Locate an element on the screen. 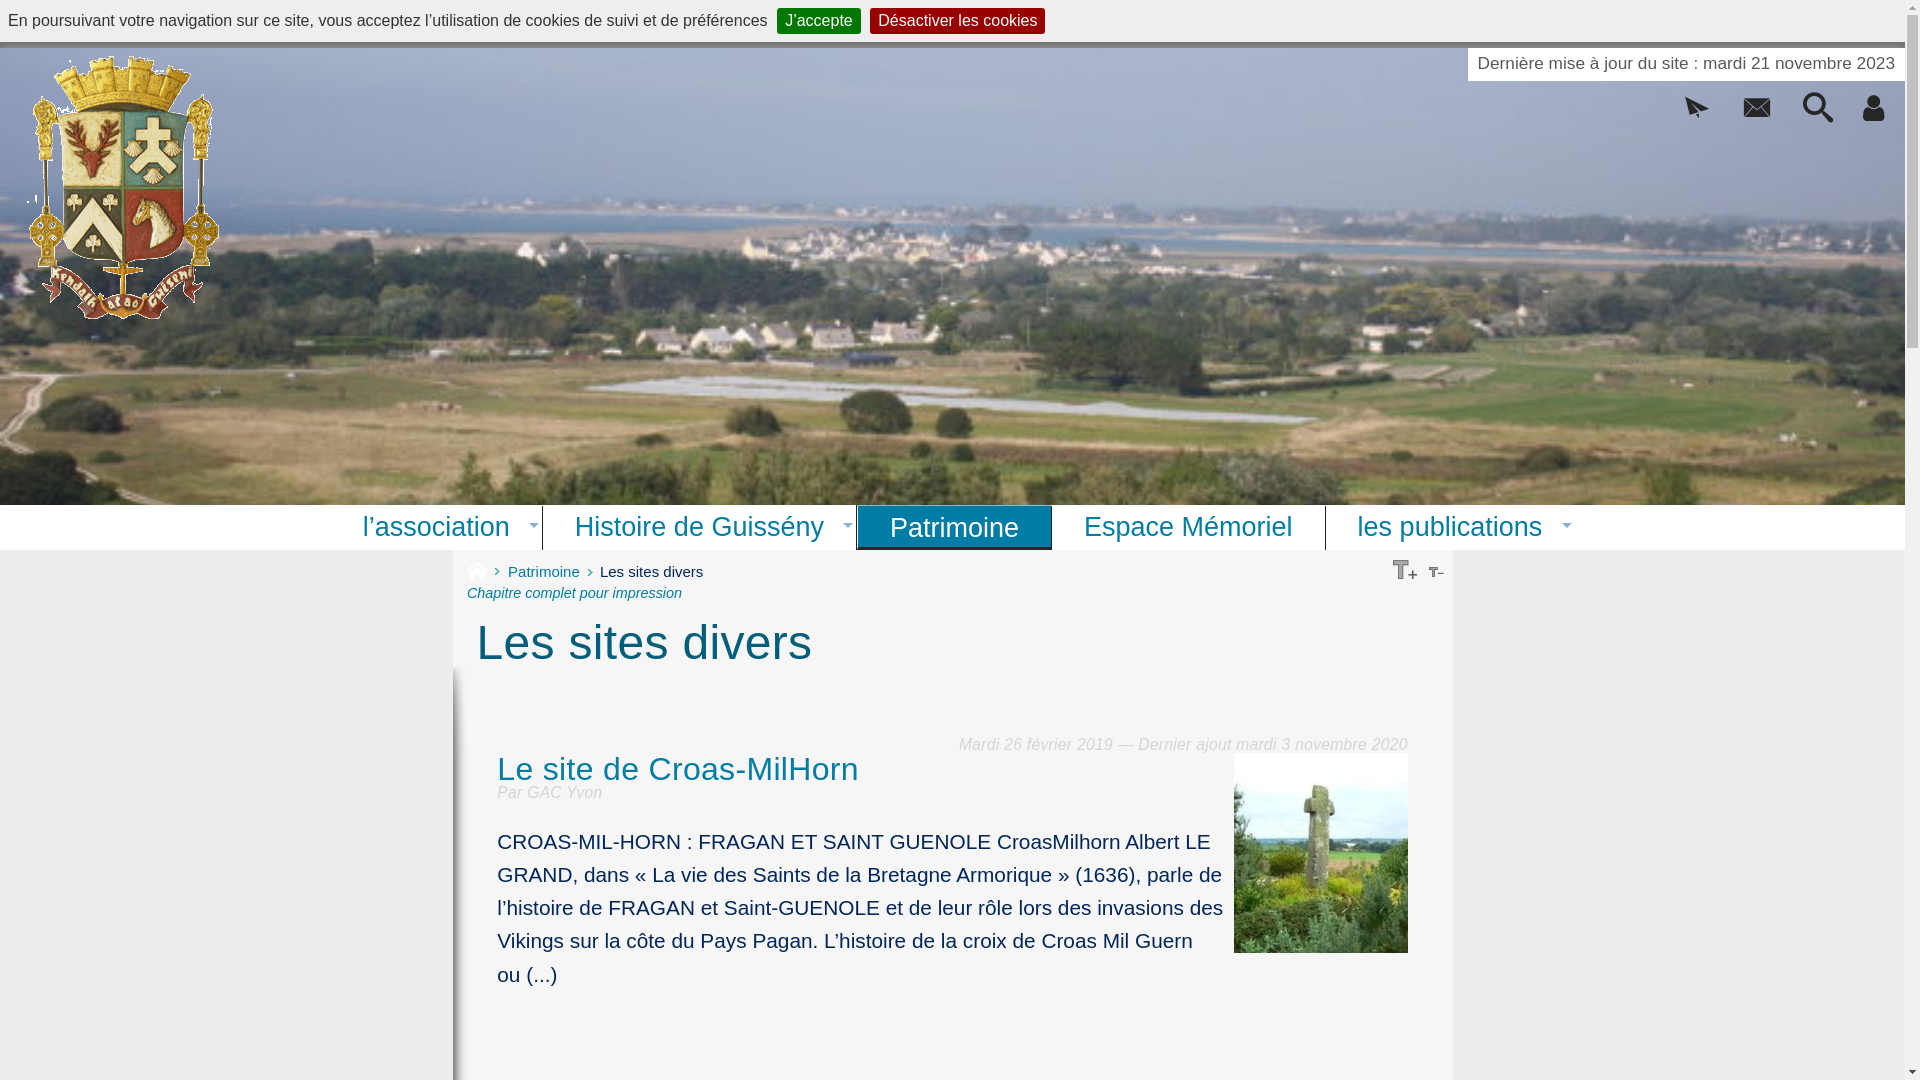 Image resolution: width=1920 pixels, height=1080 pixels. 'Patrimoine' is located at coordinates (552, 571).